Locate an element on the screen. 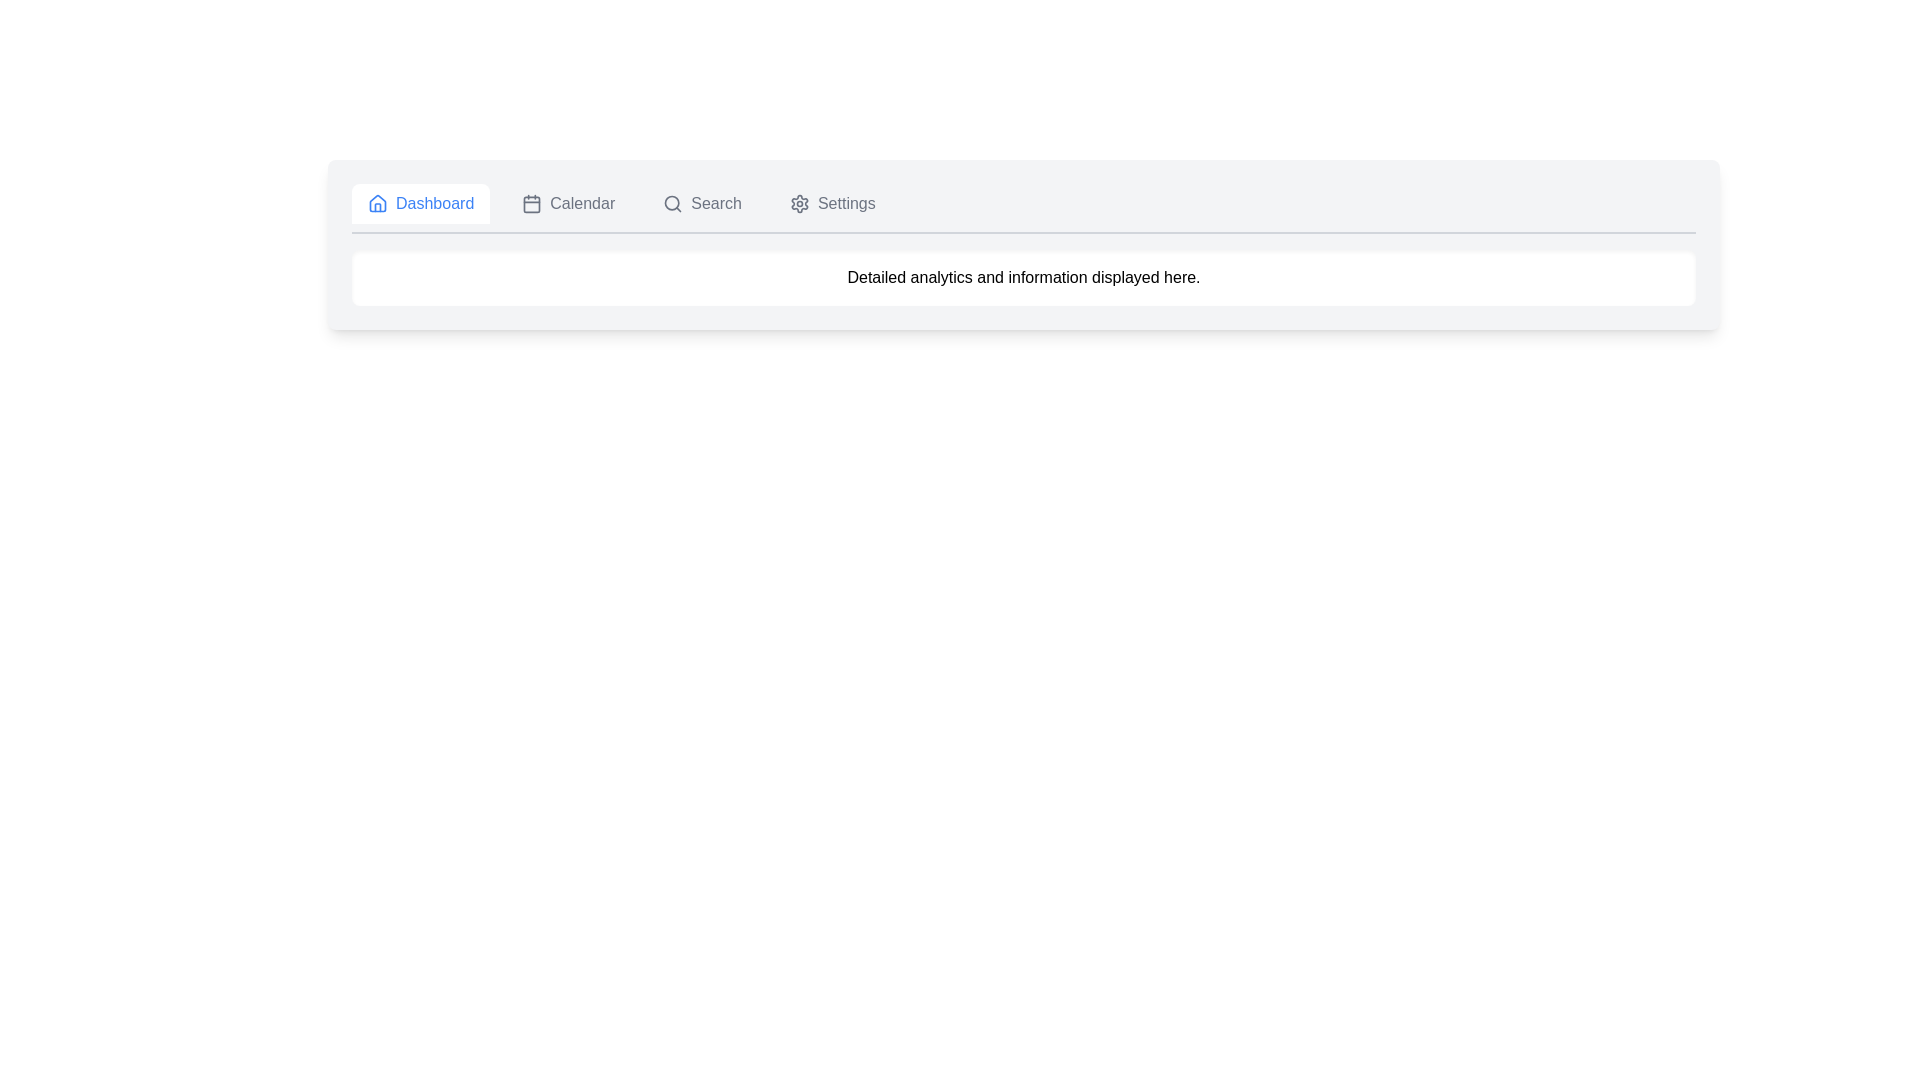  the Gear/Settings icon located in the header navigation bar, which is visually associated with the 'Settings' text is located at coordinates (798, 204).